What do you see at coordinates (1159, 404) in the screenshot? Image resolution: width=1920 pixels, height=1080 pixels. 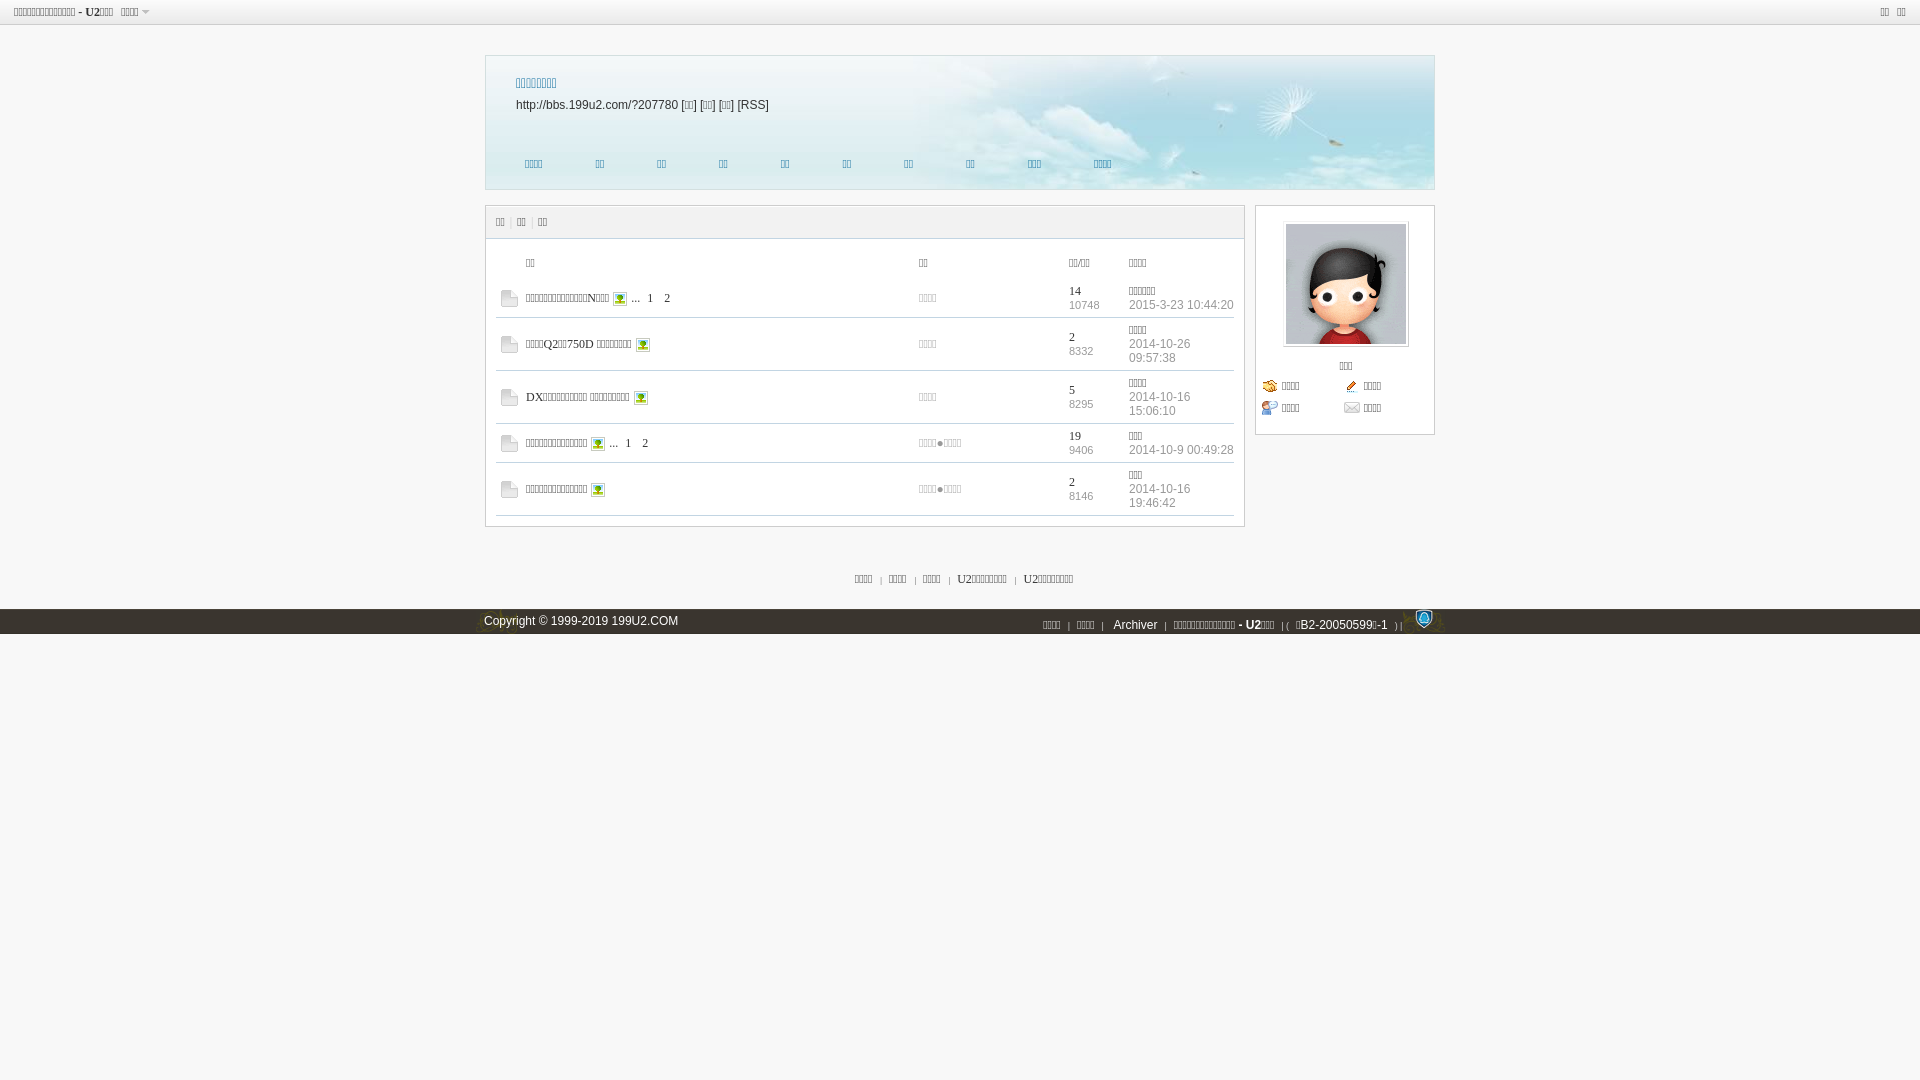 I see `'2014-10-16 15:06:10'` at bounding box center [1159, 404].